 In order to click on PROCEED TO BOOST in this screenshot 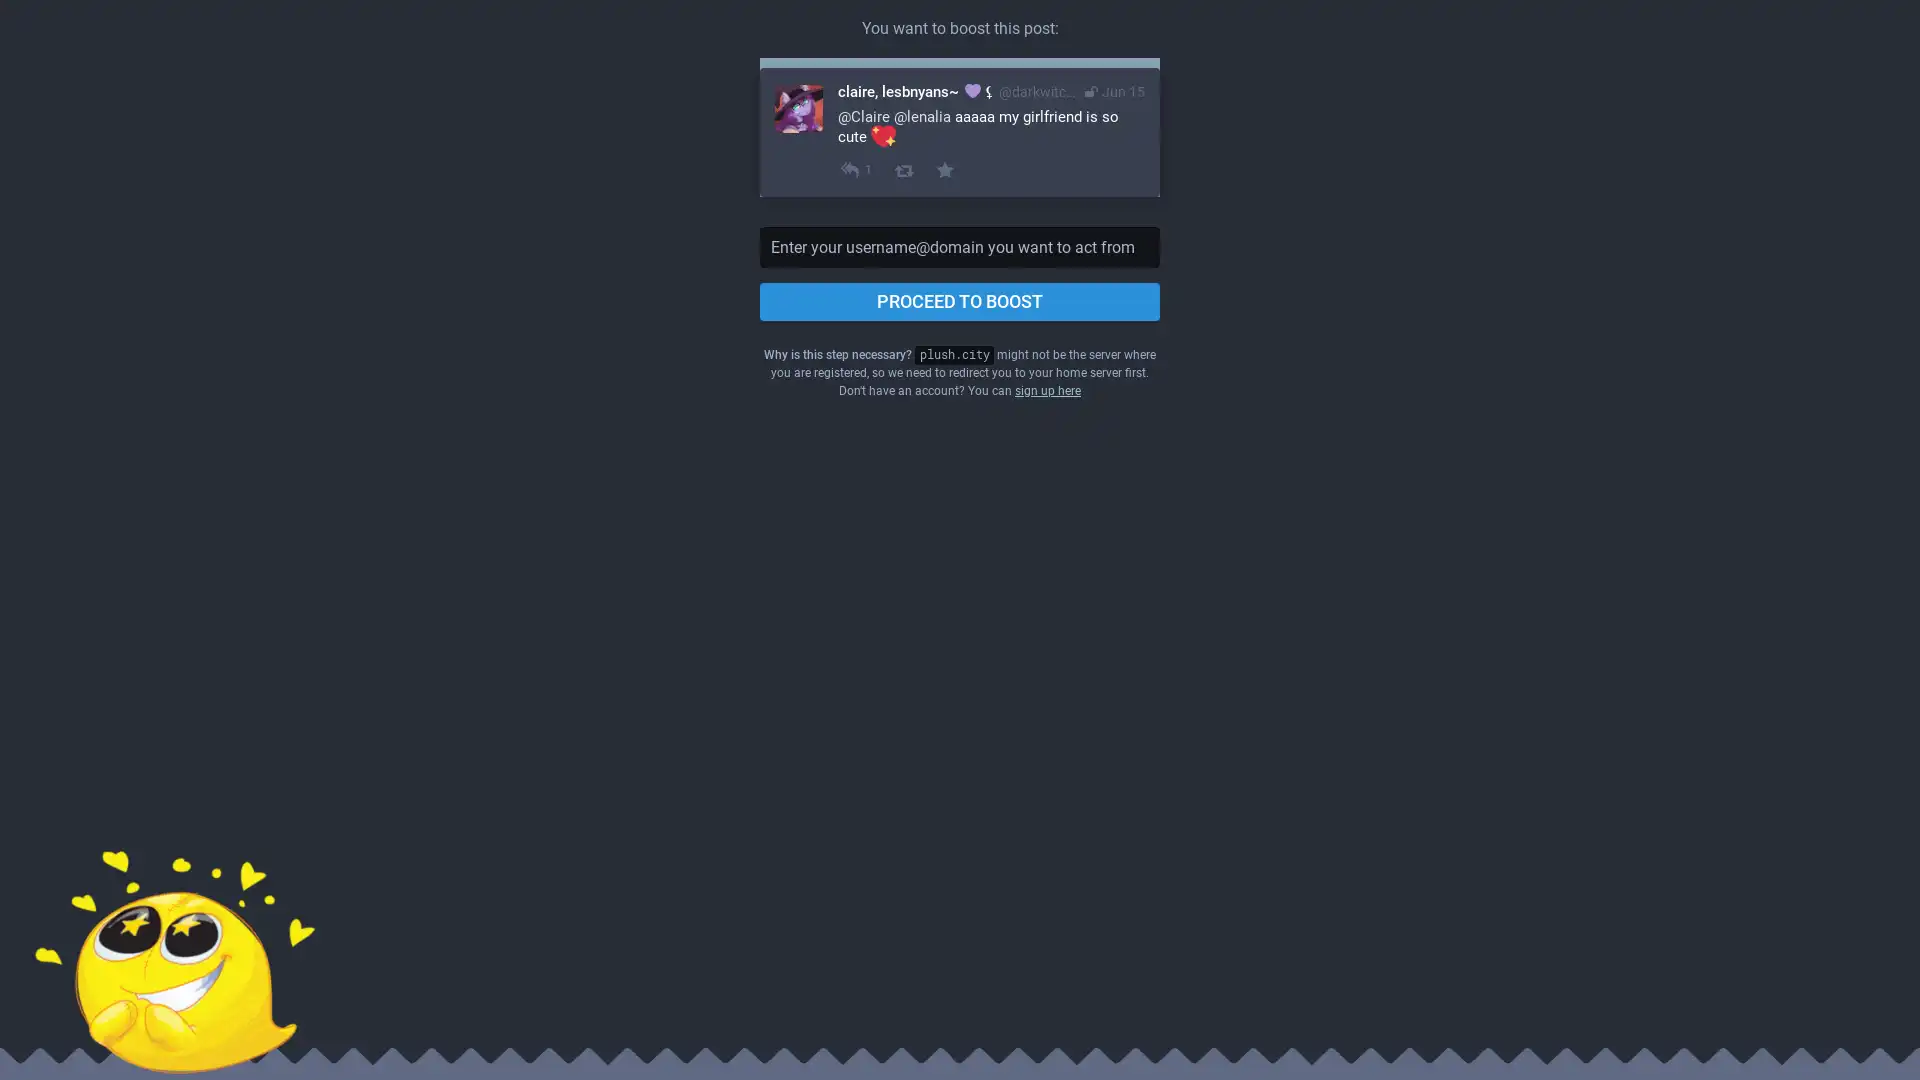, I will do `click(960, 301)`.